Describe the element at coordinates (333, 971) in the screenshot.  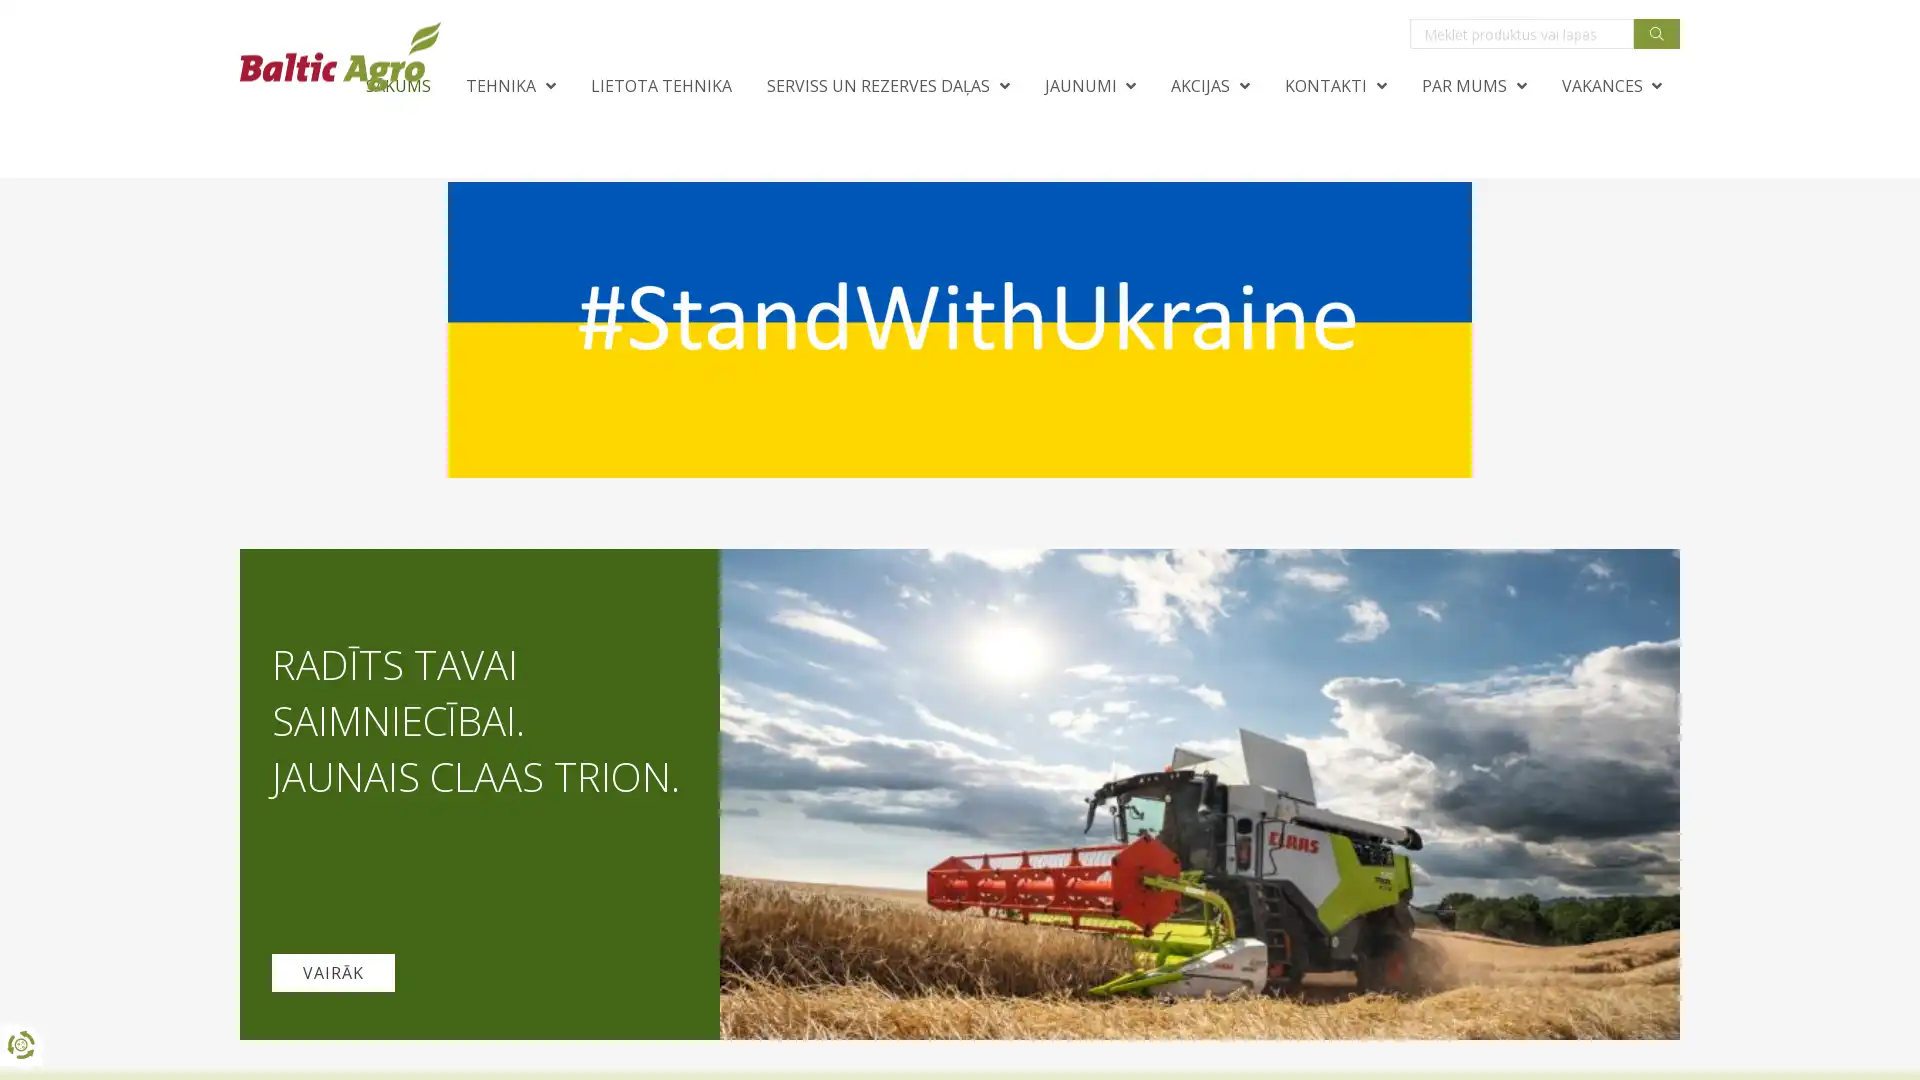
I see `VAIRAK` at that location.